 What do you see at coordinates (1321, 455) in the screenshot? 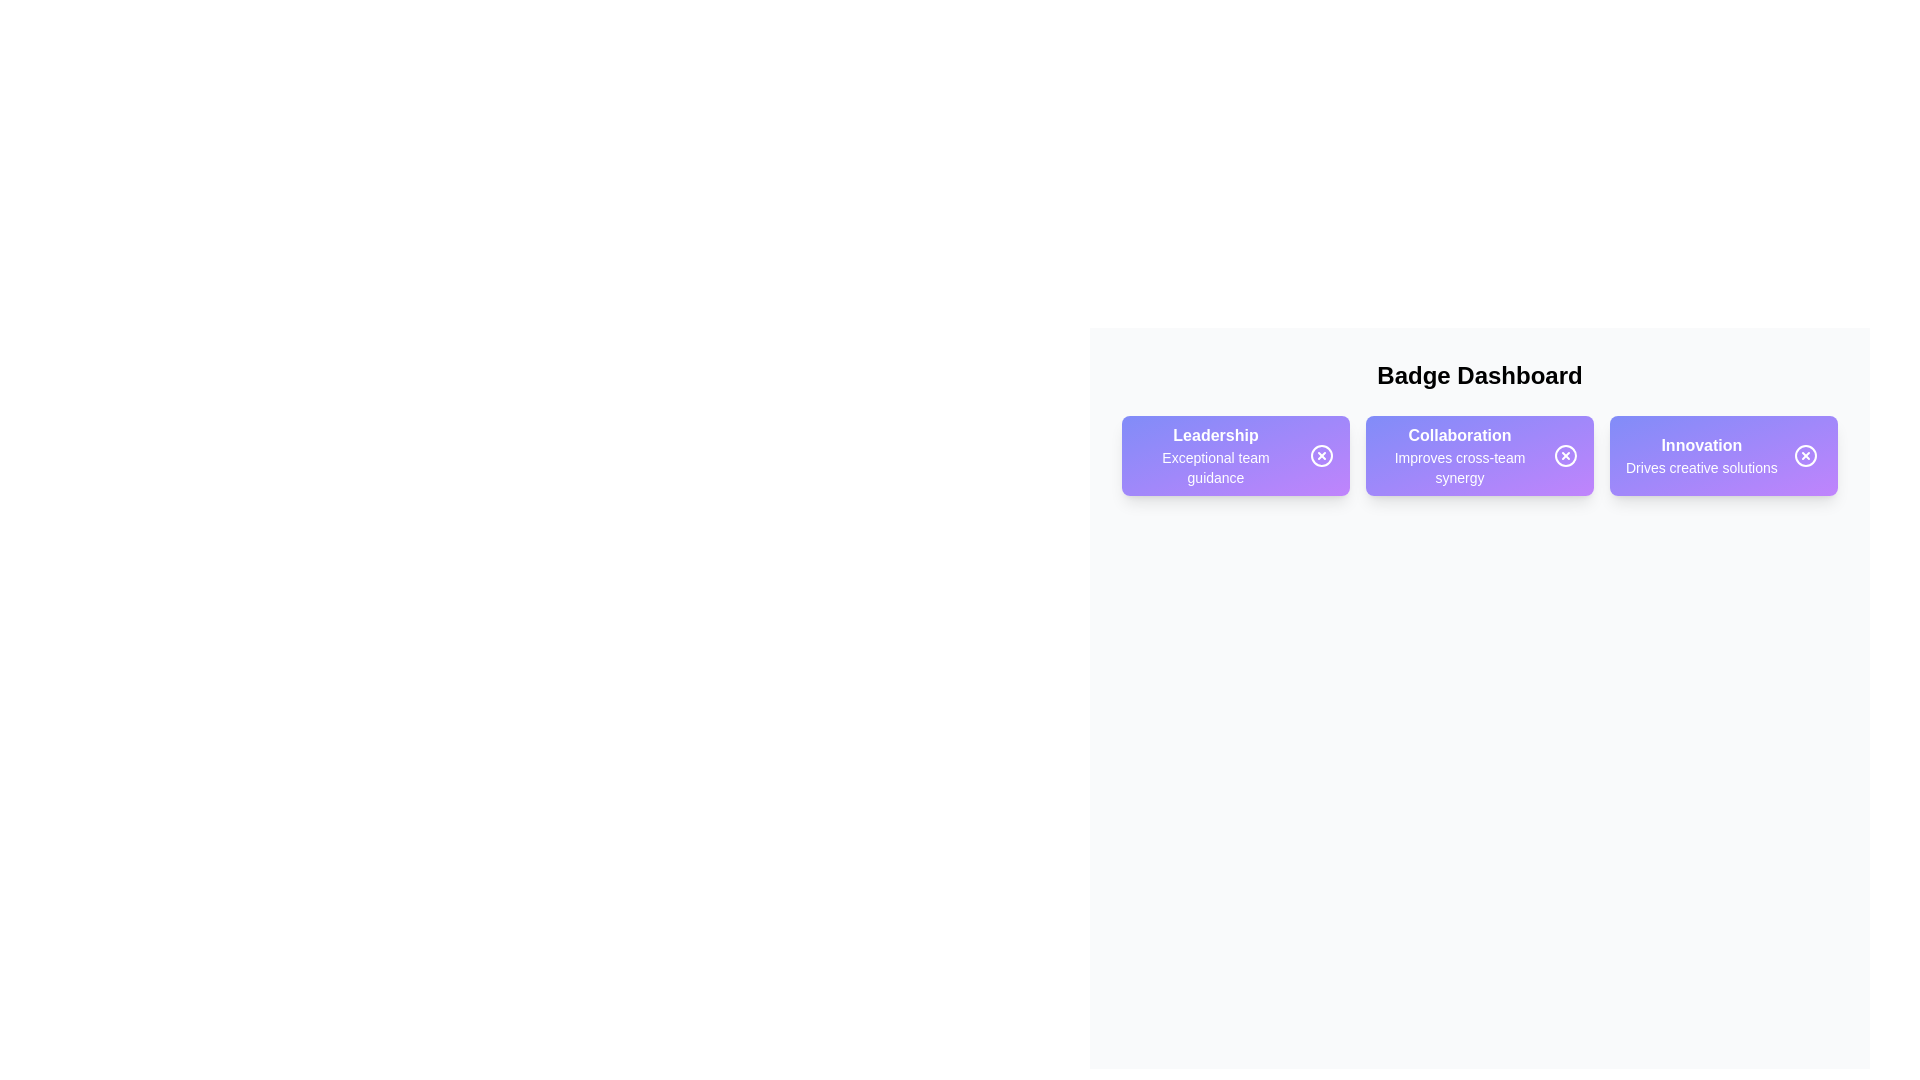
I see `remove button on the badge labeled Leadership to delete it` at bounding box center [1321, 455].